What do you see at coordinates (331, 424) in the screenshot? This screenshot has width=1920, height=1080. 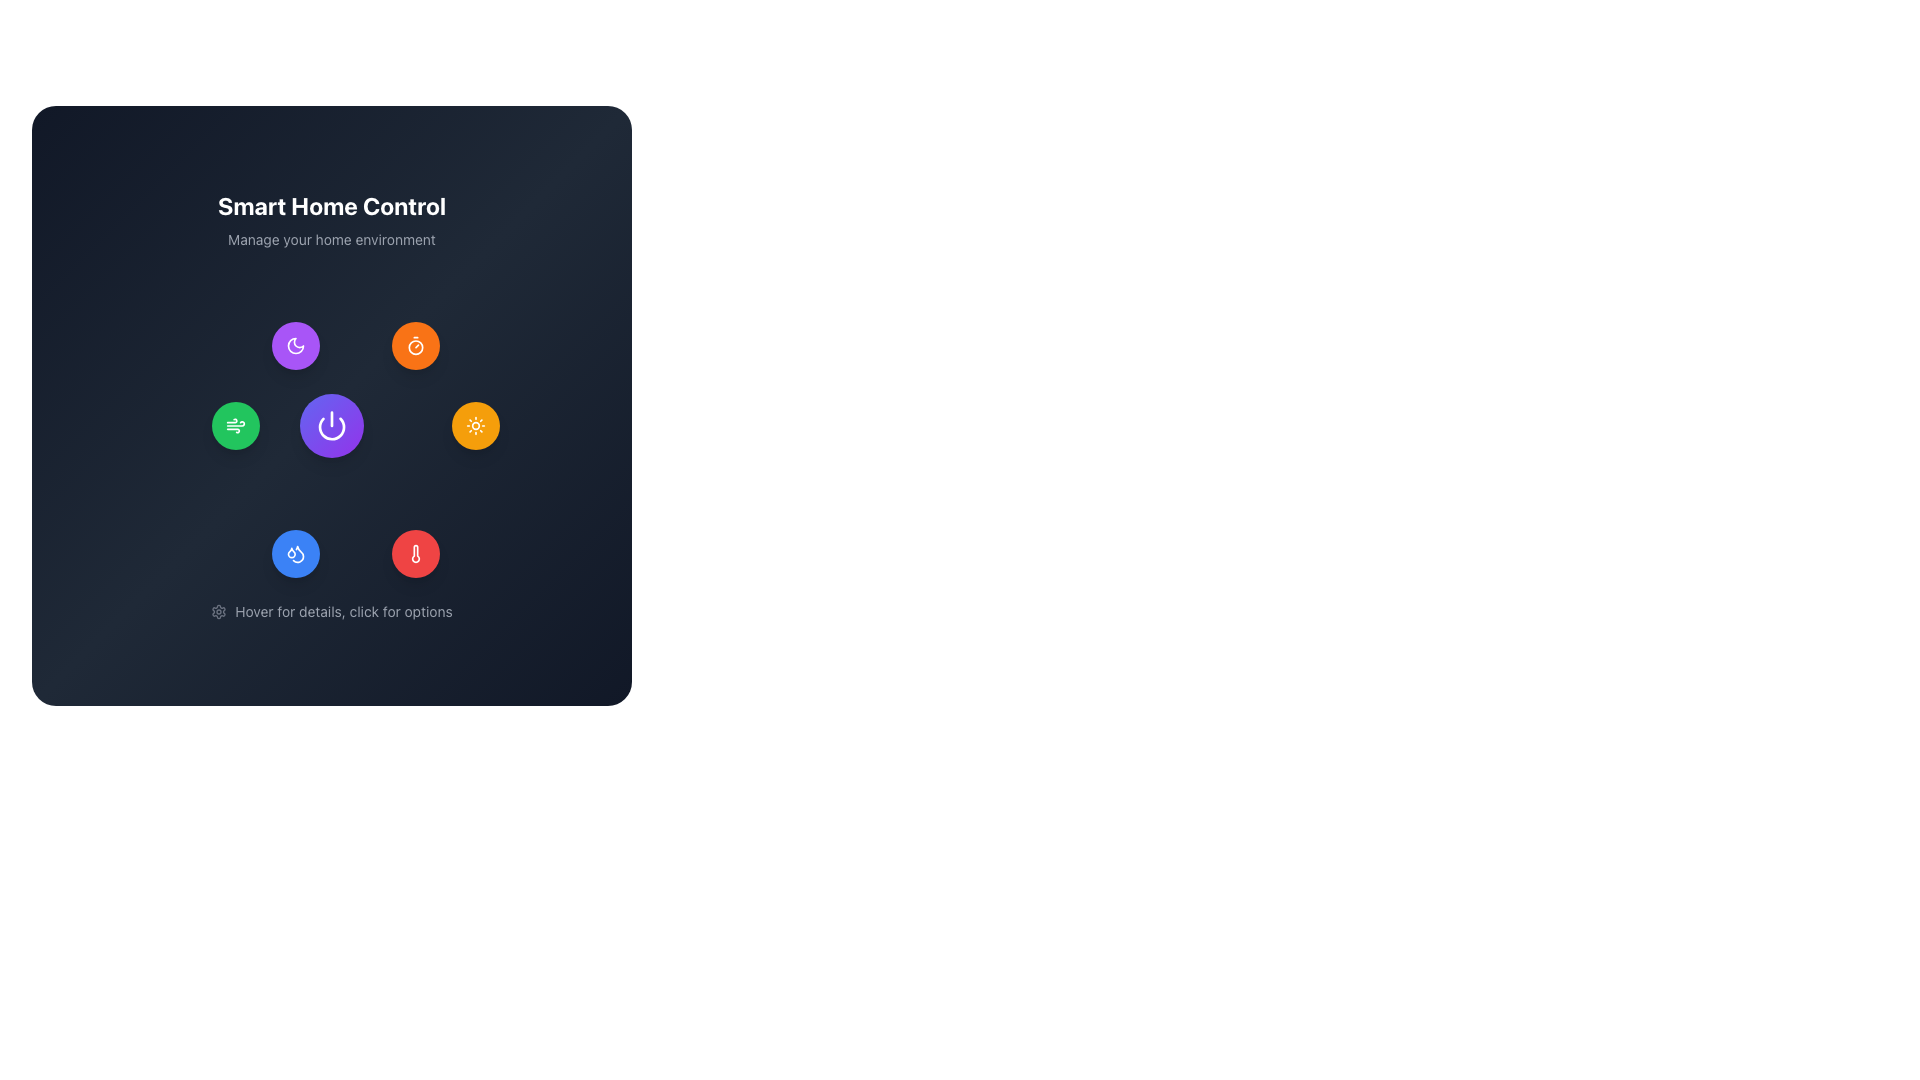 I see `the power icon button located centrally among a circular group of buttons` at bounding box center [331, 424].